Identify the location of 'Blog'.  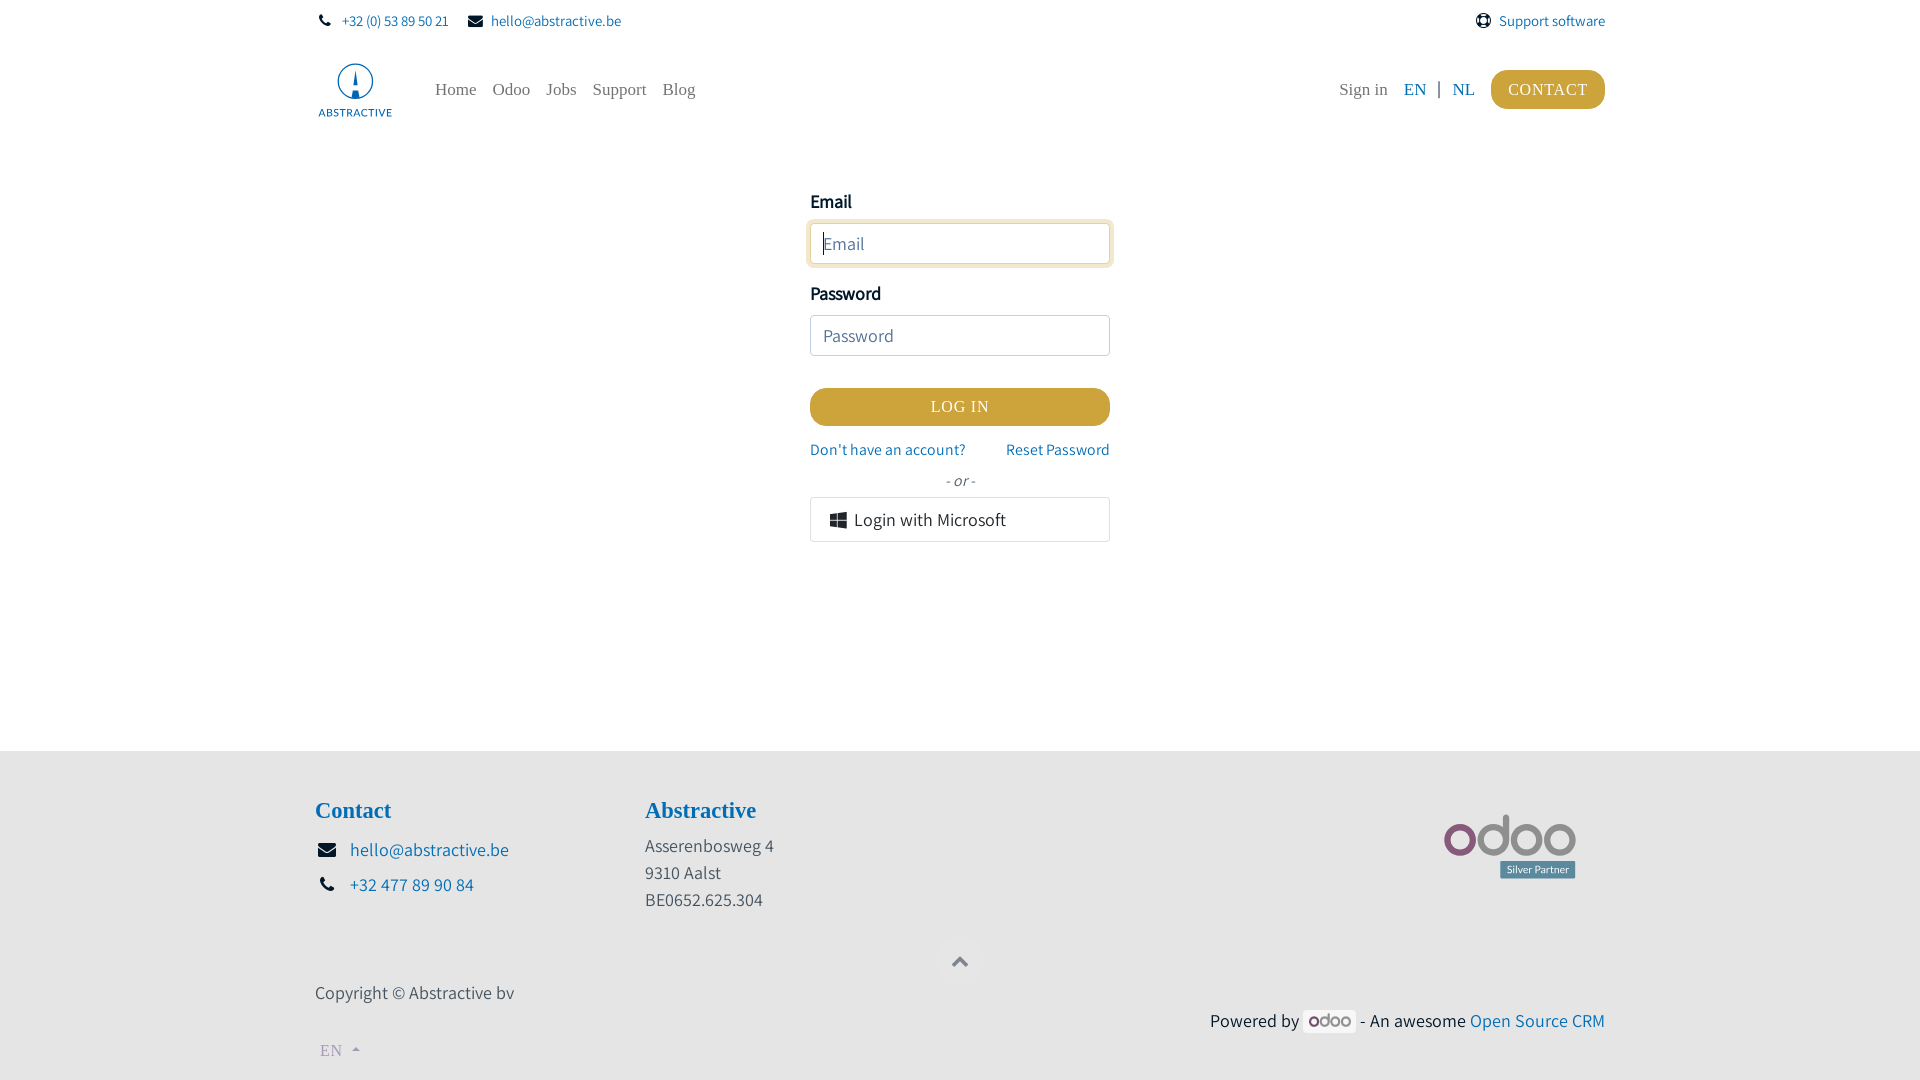
(678, 88).